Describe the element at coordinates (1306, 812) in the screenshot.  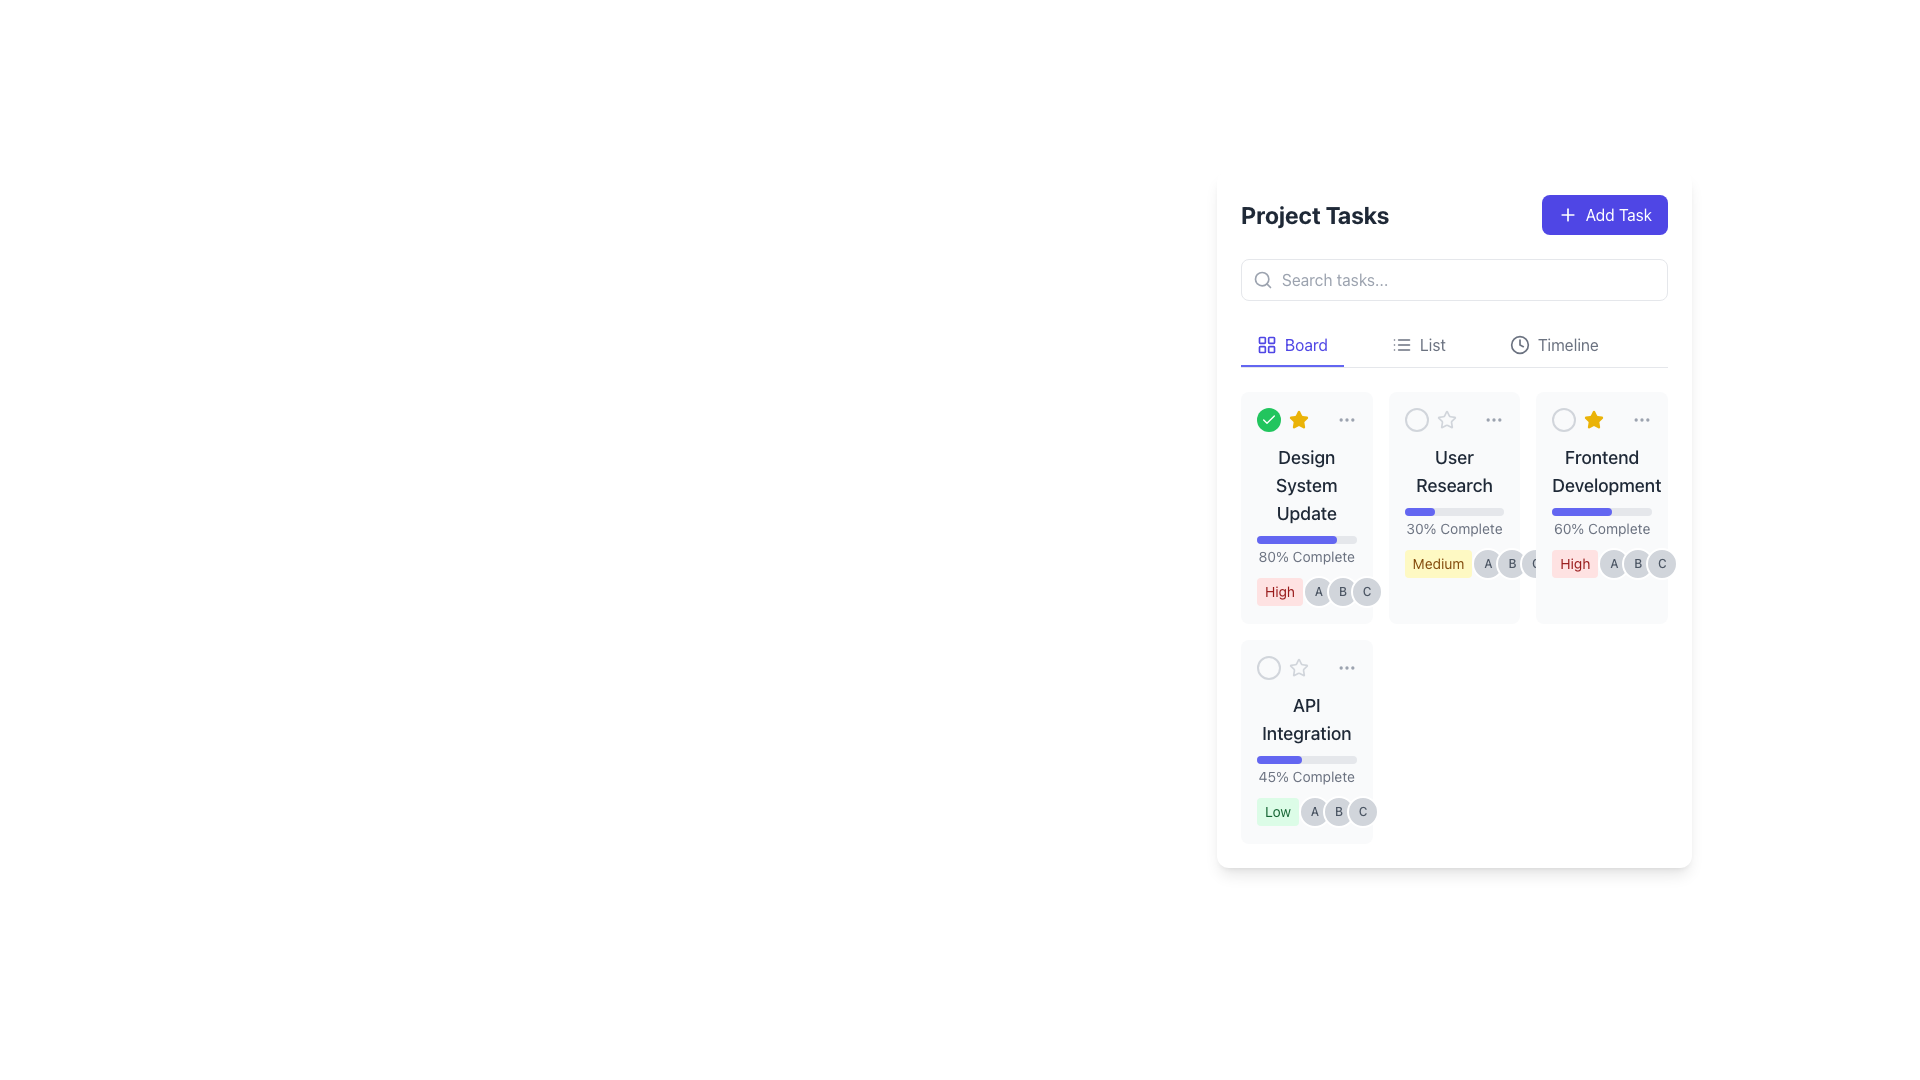
I see `the first circular Tag or Icon Button located immediately to the right of the 'Low' label` at that location.